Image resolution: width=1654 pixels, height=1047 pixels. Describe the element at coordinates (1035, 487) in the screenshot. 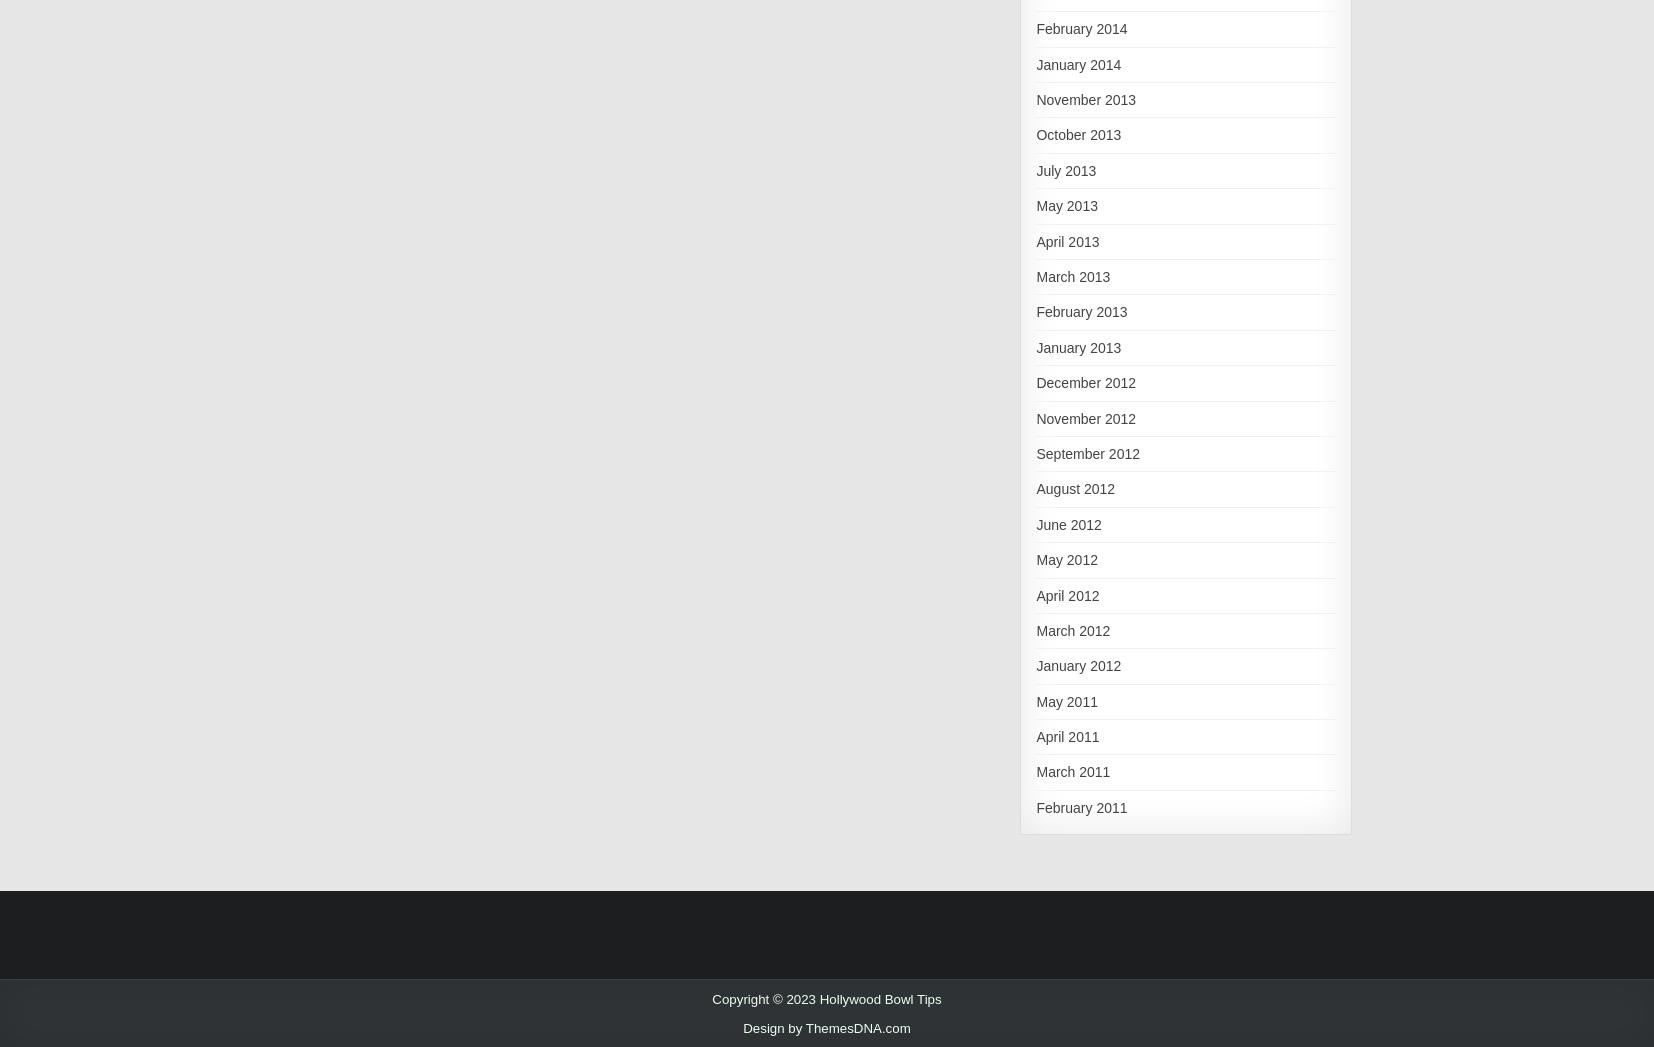

I see `'August 2012'` at that location.